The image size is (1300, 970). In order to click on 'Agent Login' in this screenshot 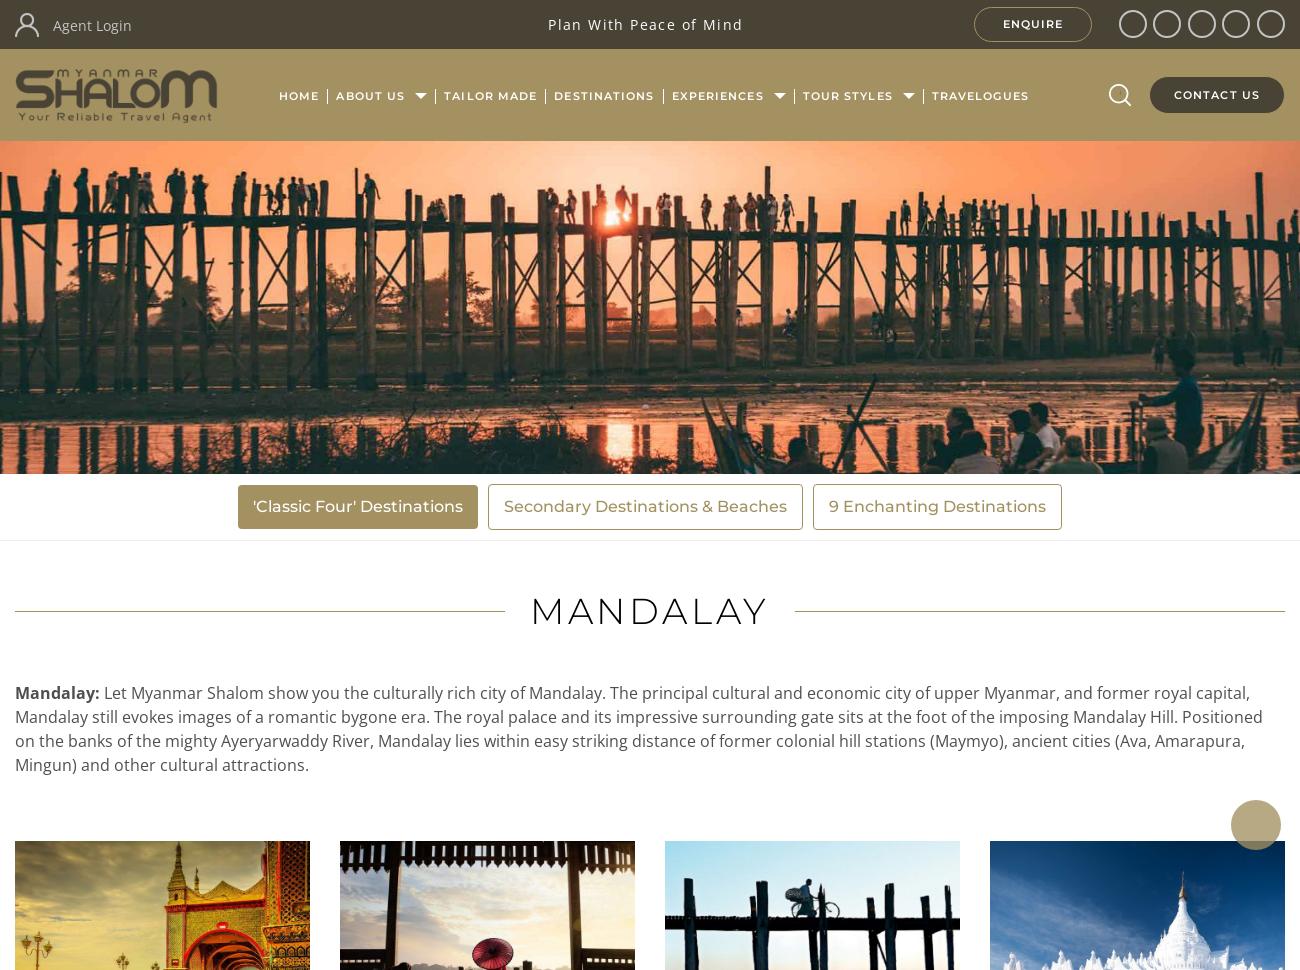, I will do `click(92, 25)`.